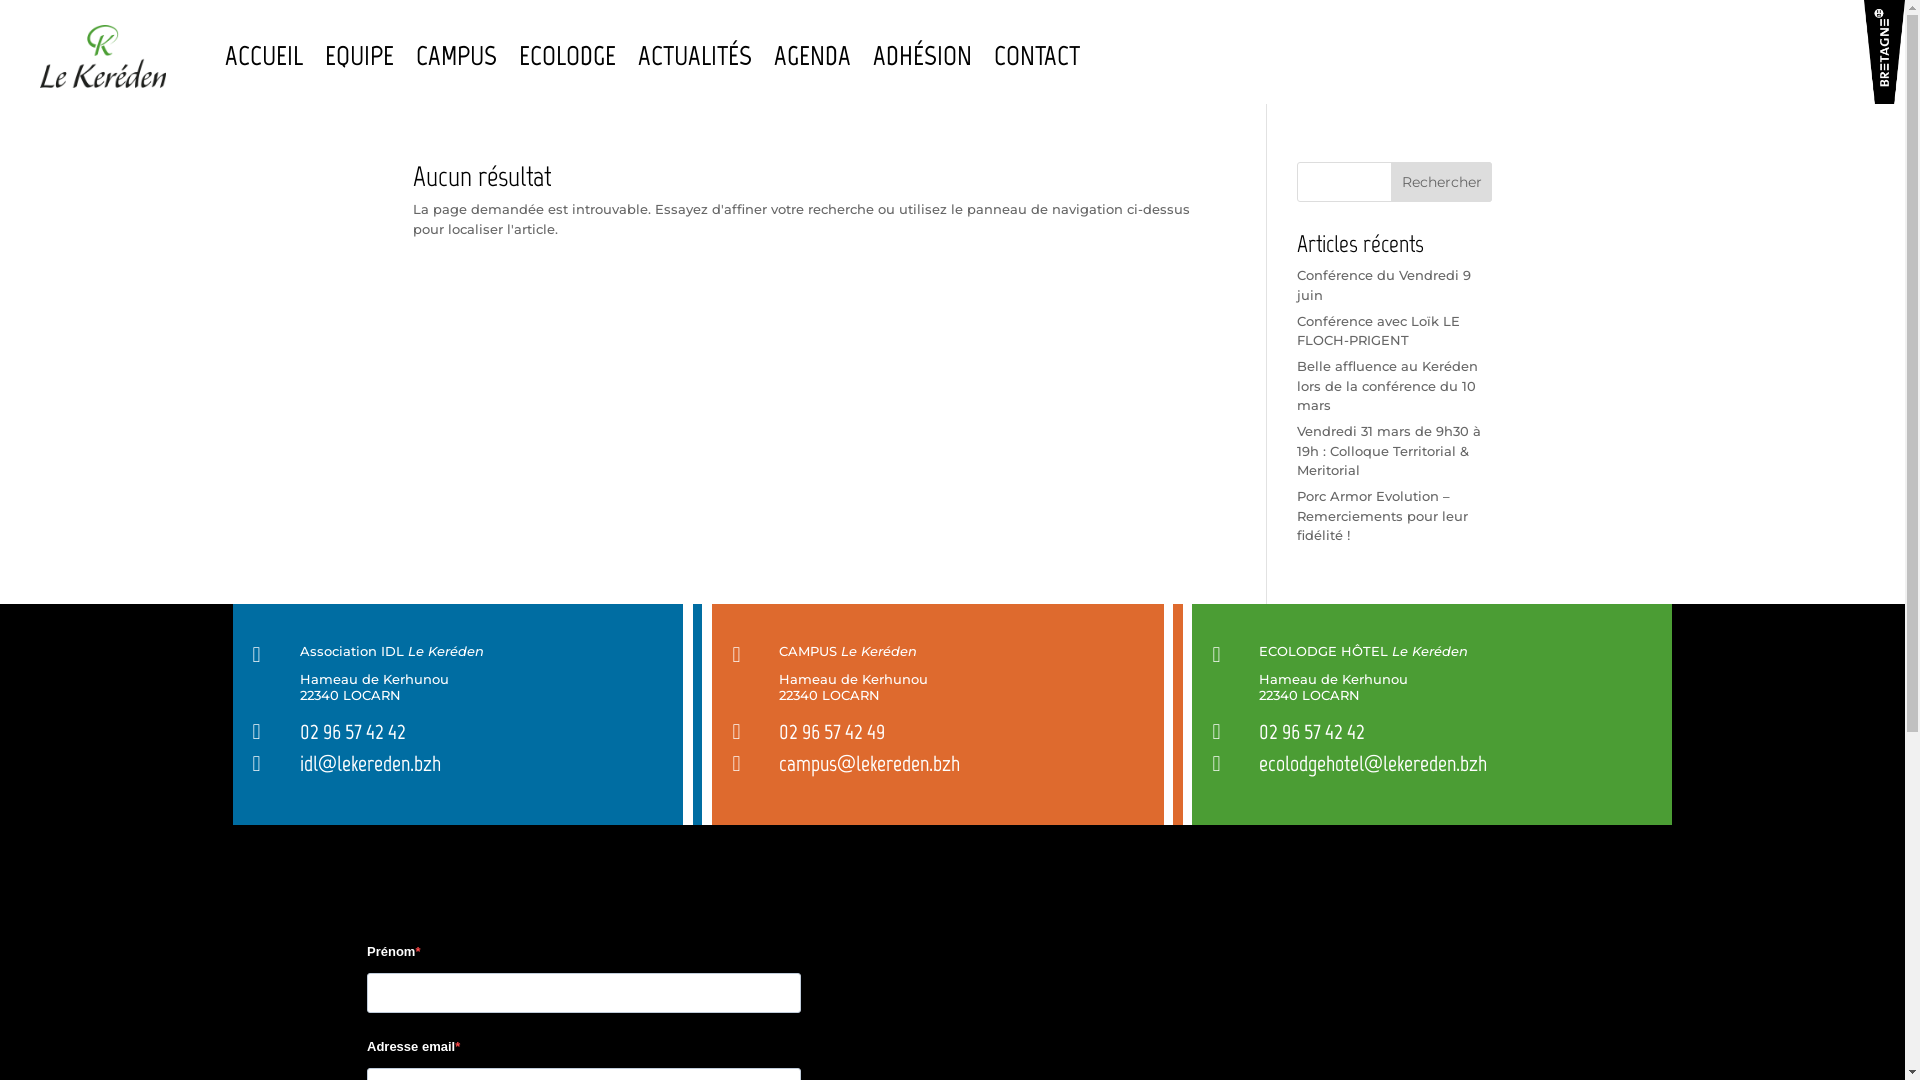  What do you see at coordinates (359, 55) in the screenshot?
I see `'EQUIPE'` at bounding box center [359, 55].